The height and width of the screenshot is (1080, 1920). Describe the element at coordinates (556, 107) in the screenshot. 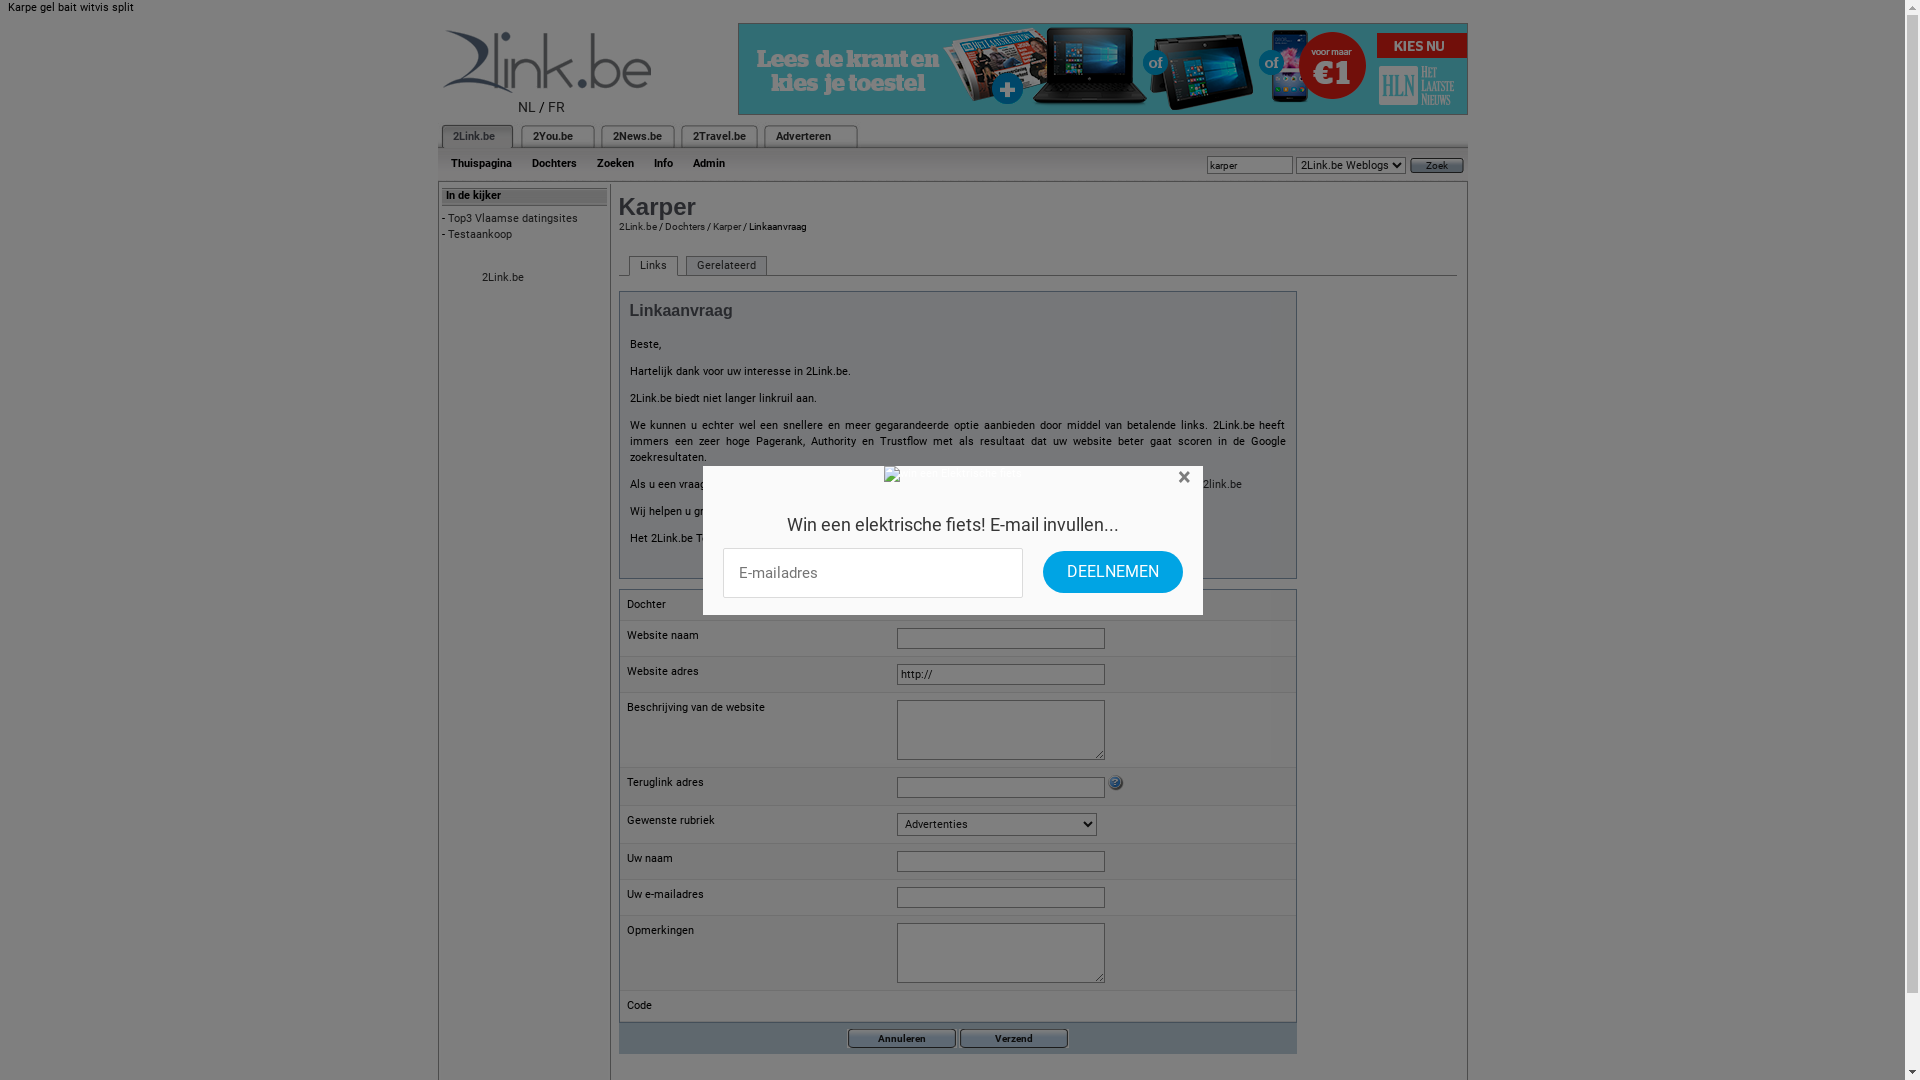

I see `'FR'` at that location.